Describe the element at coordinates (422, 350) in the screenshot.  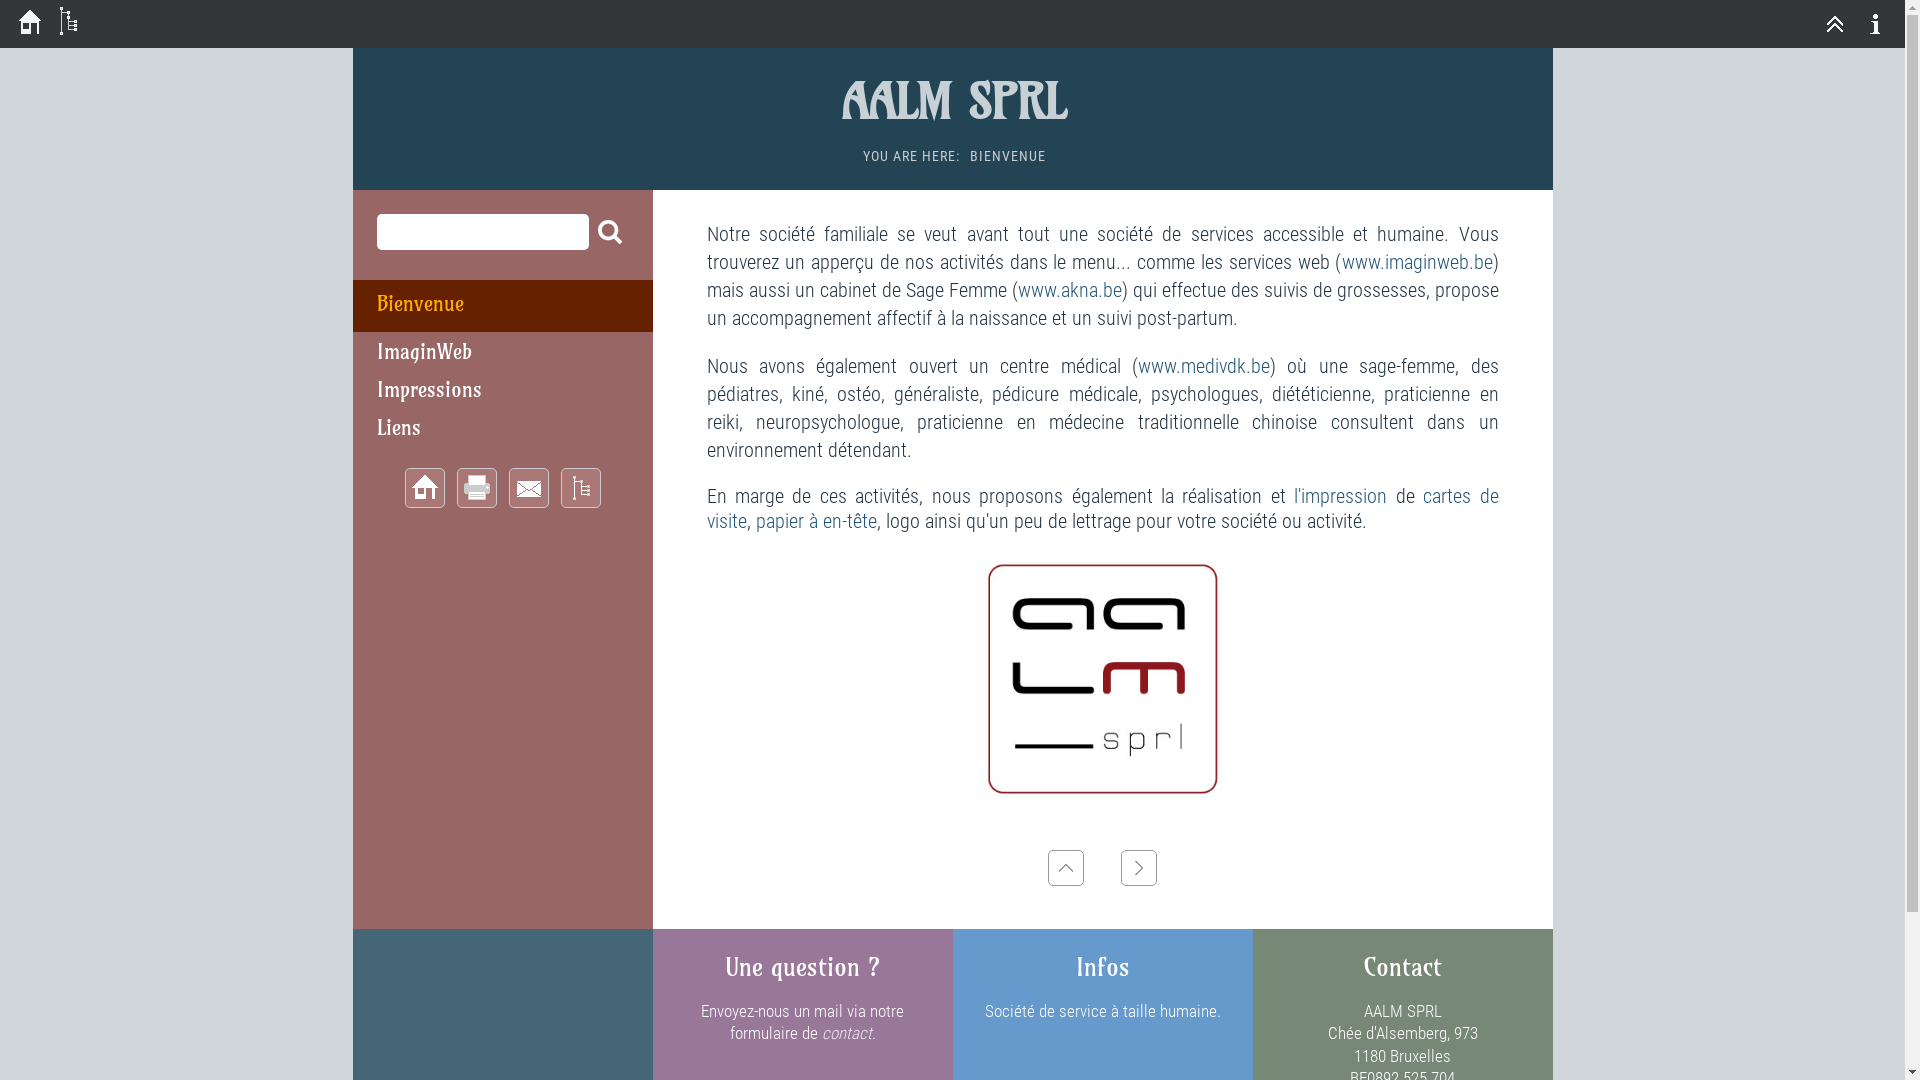
I see `'ImaginWeb'` at that location.